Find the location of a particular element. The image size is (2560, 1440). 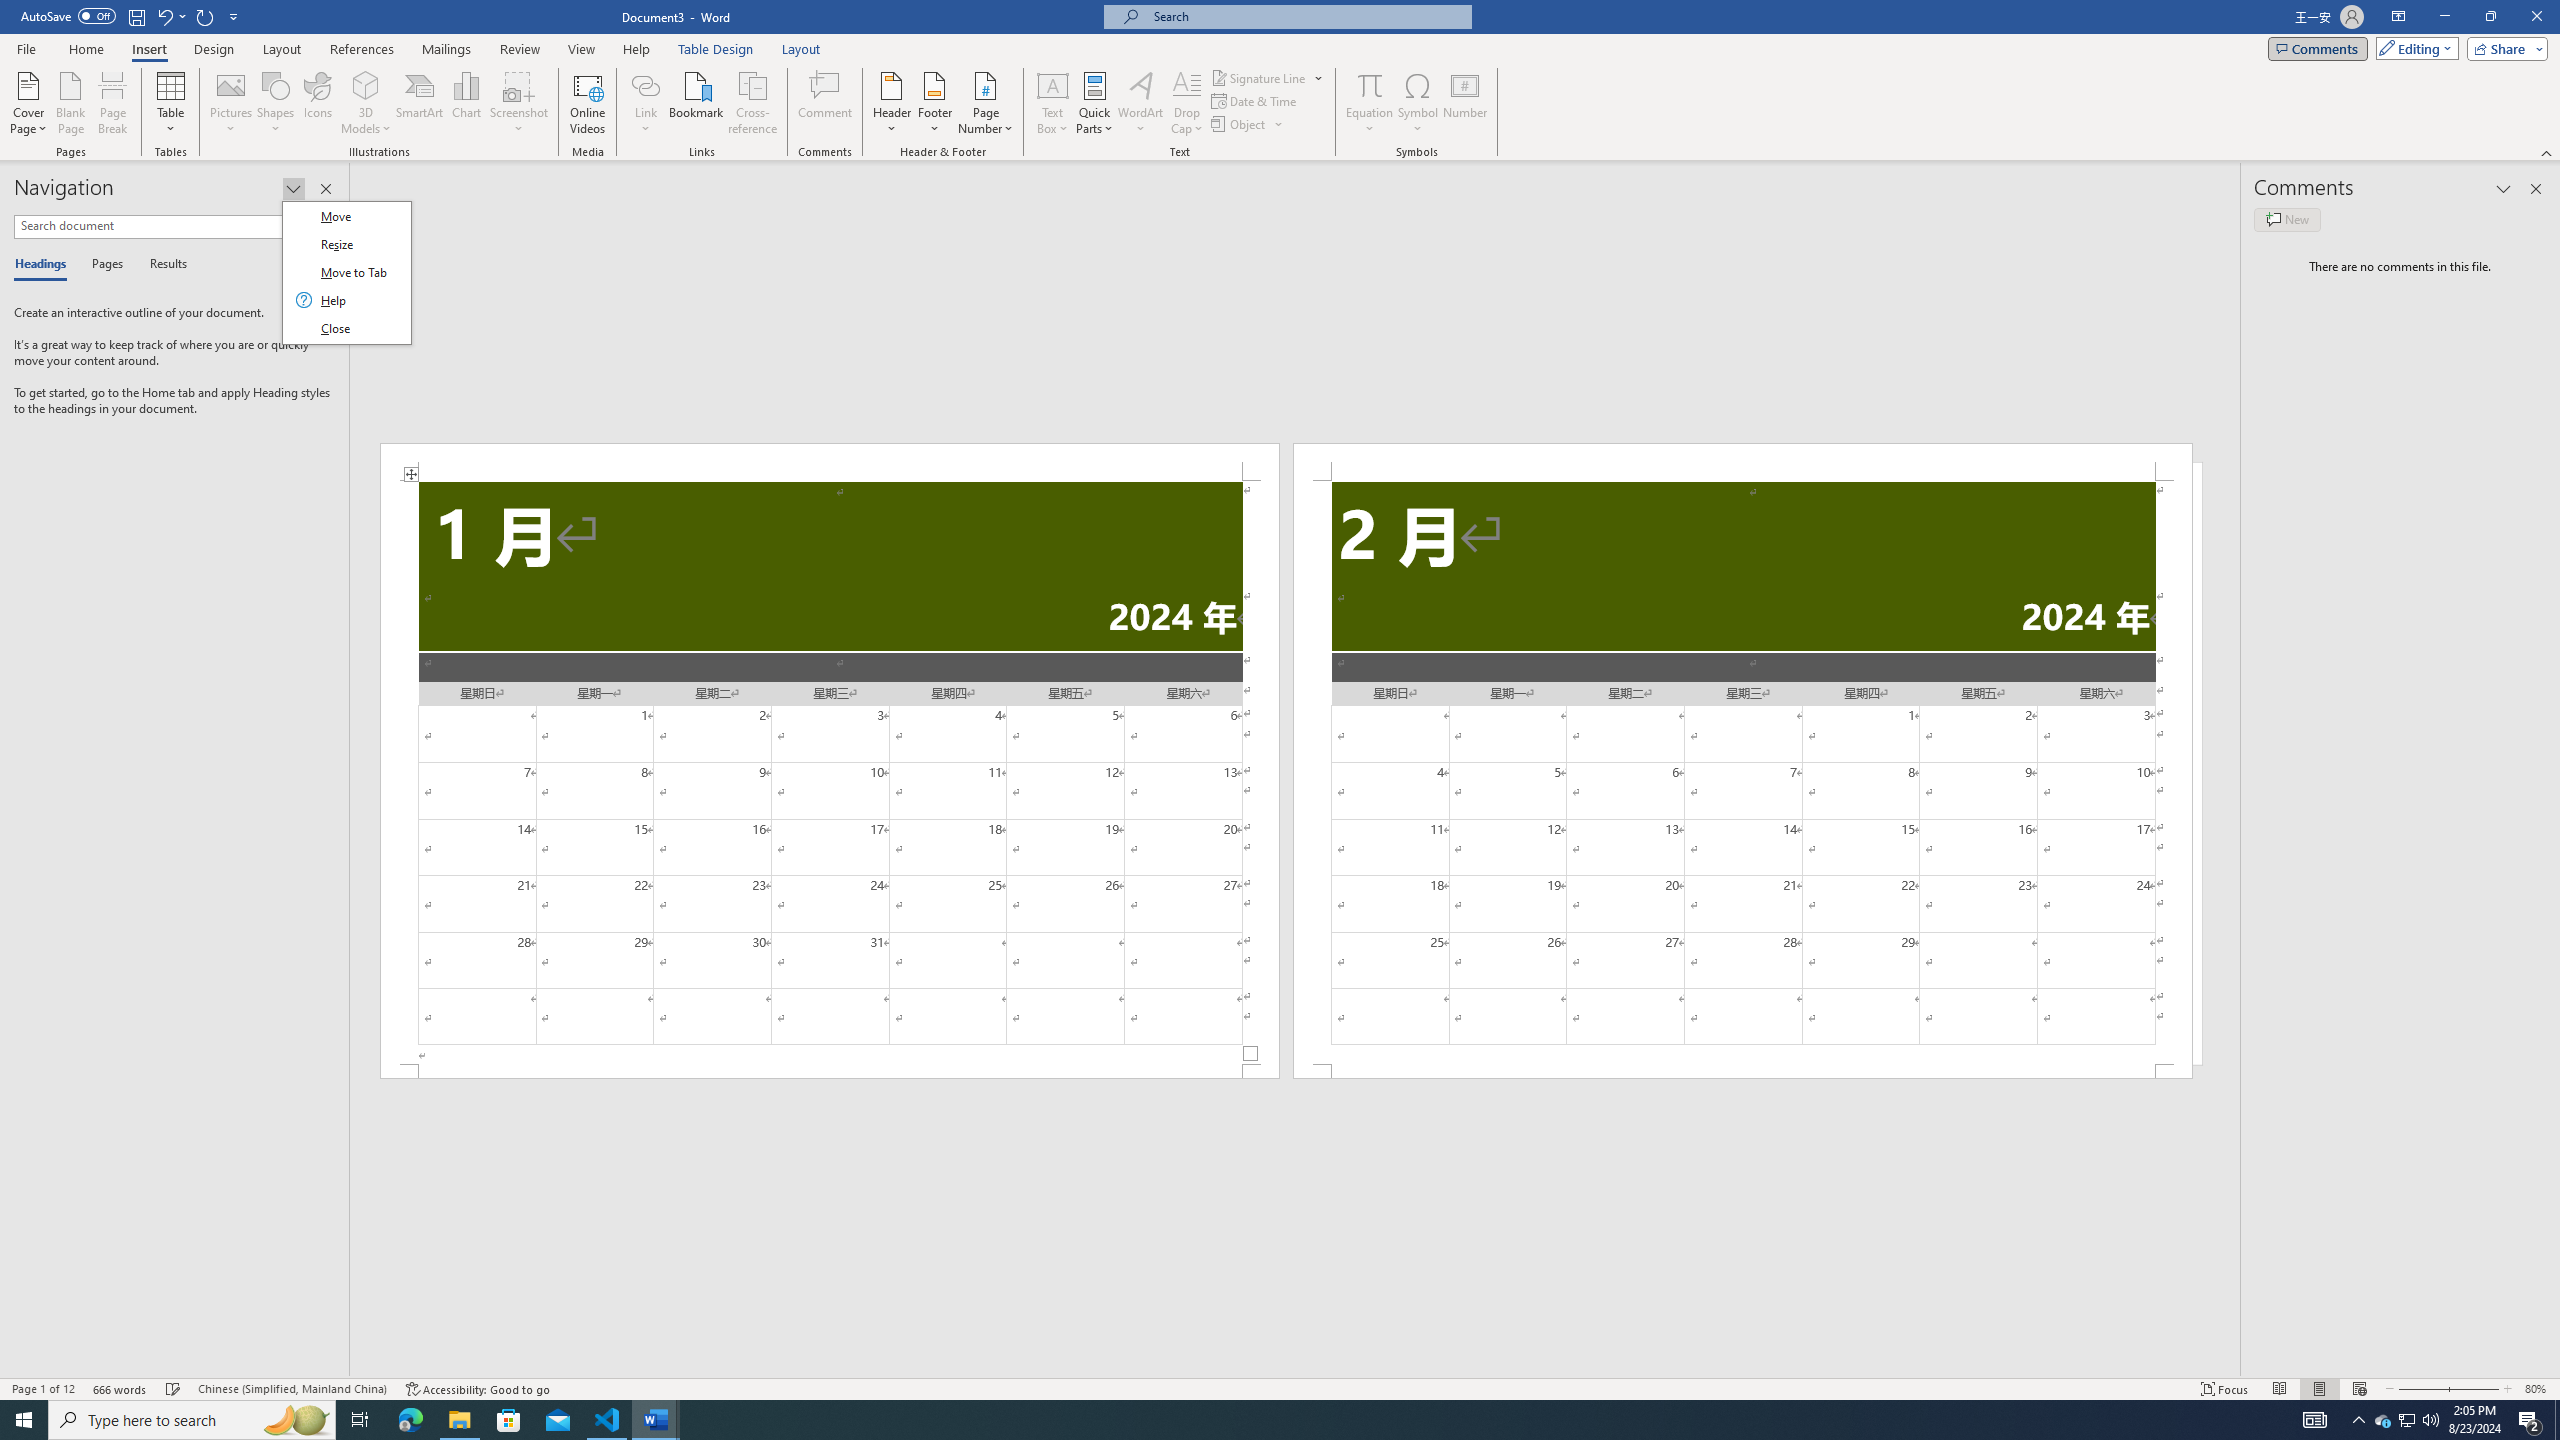

'Icons' is located at coordinates (317, 103).